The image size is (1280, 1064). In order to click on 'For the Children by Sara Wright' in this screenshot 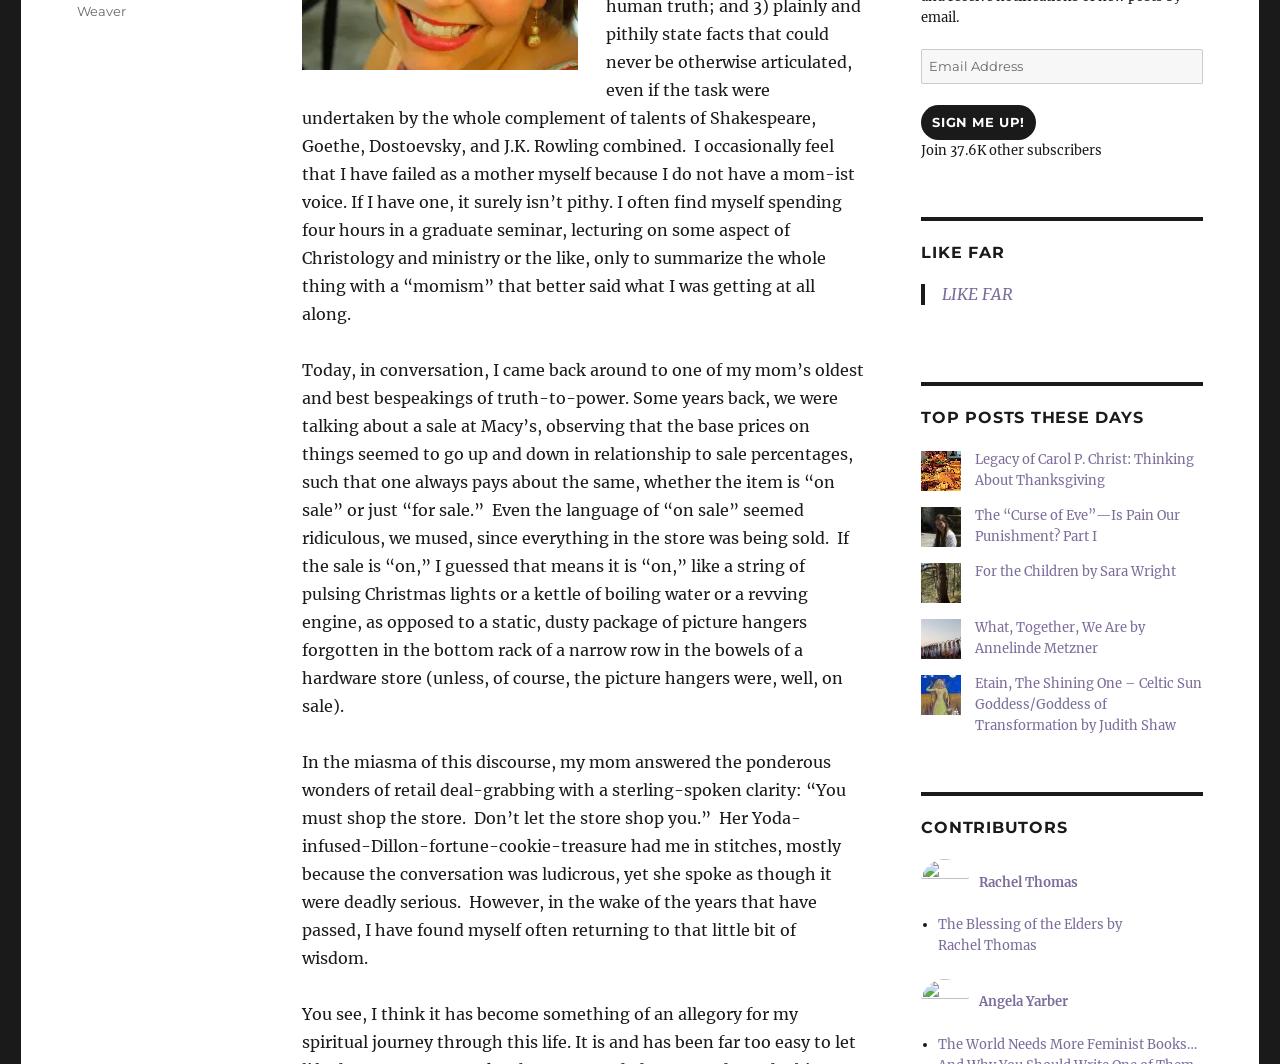, I will do `click(1074, 571)`.